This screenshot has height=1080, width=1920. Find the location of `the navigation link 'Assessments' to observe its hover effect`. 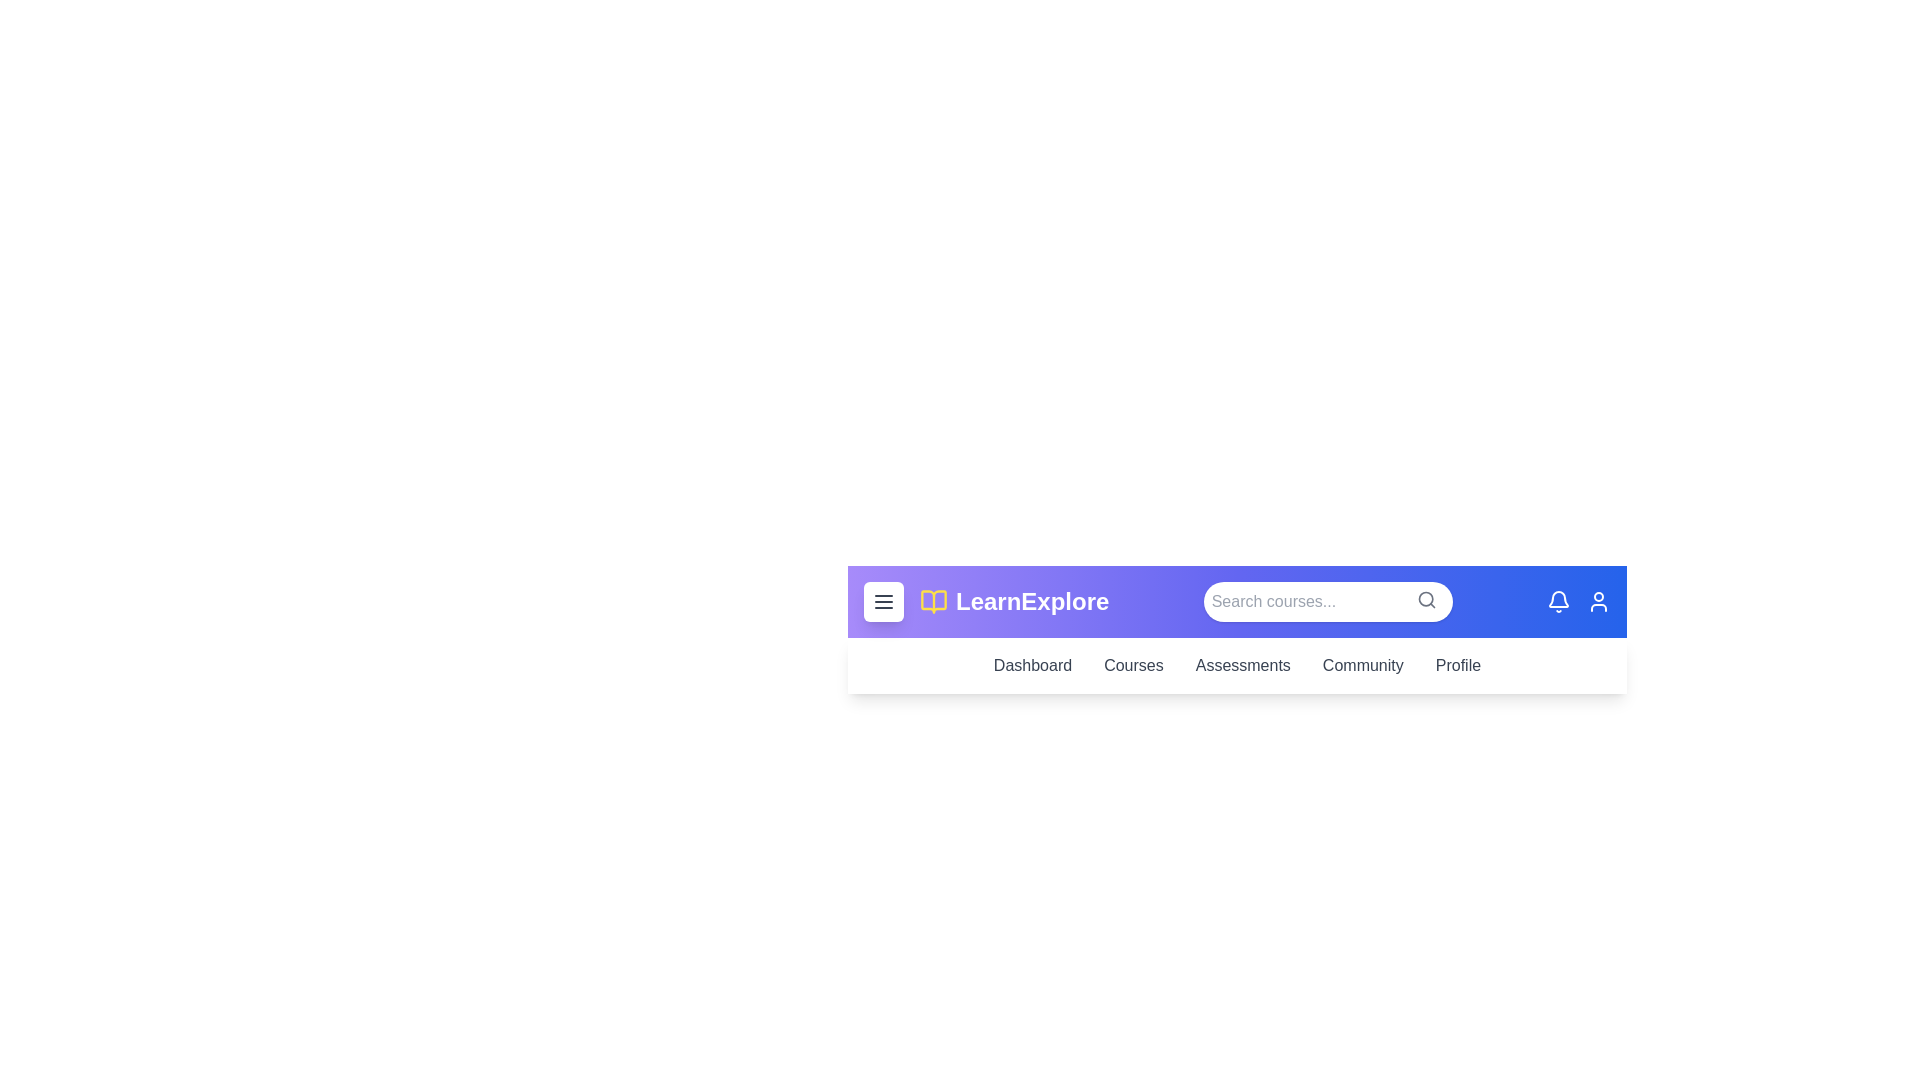

the navigation link 'Assessments' to observe its hover effect is located at coordinates (1242, 666).